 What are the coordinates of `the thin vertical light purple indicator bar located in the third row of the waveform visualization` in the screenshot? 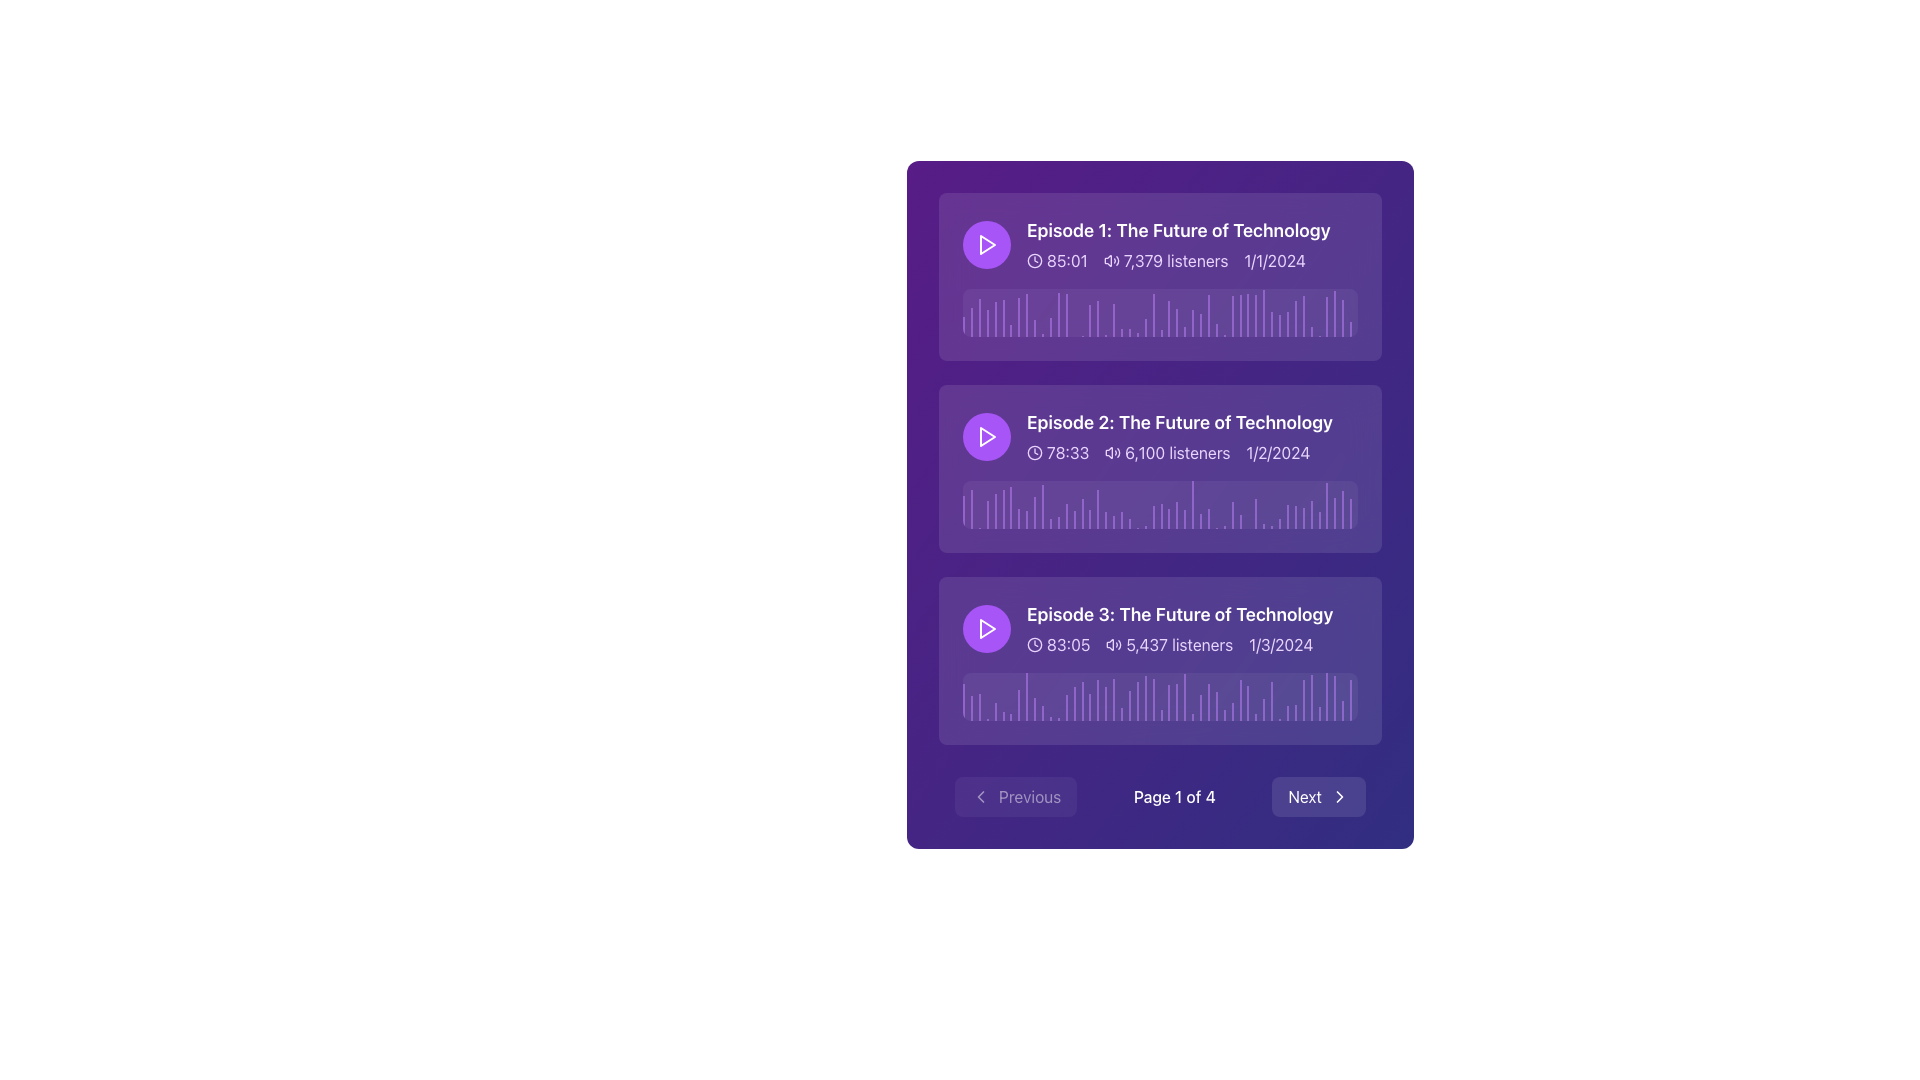 It's located at (1247, 702).